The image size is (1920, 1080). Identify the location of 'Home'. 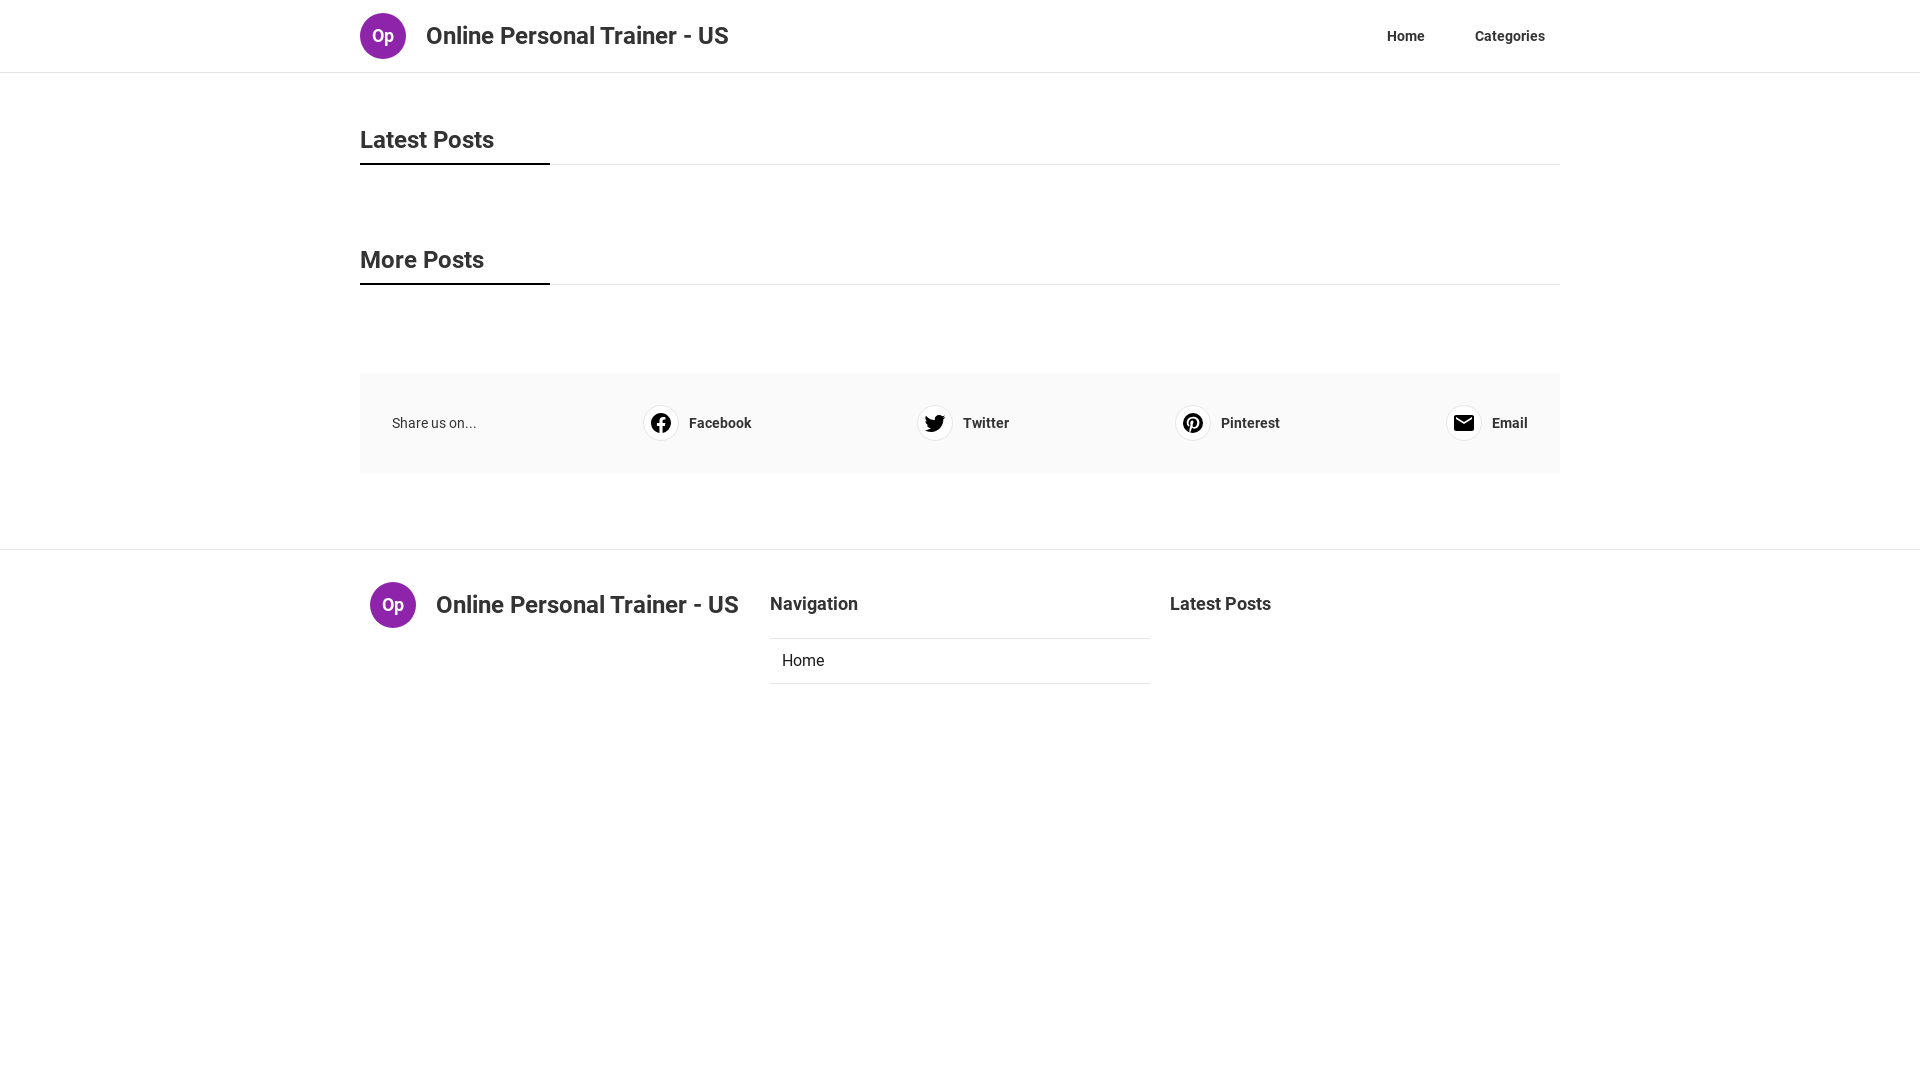
(1405, 35).